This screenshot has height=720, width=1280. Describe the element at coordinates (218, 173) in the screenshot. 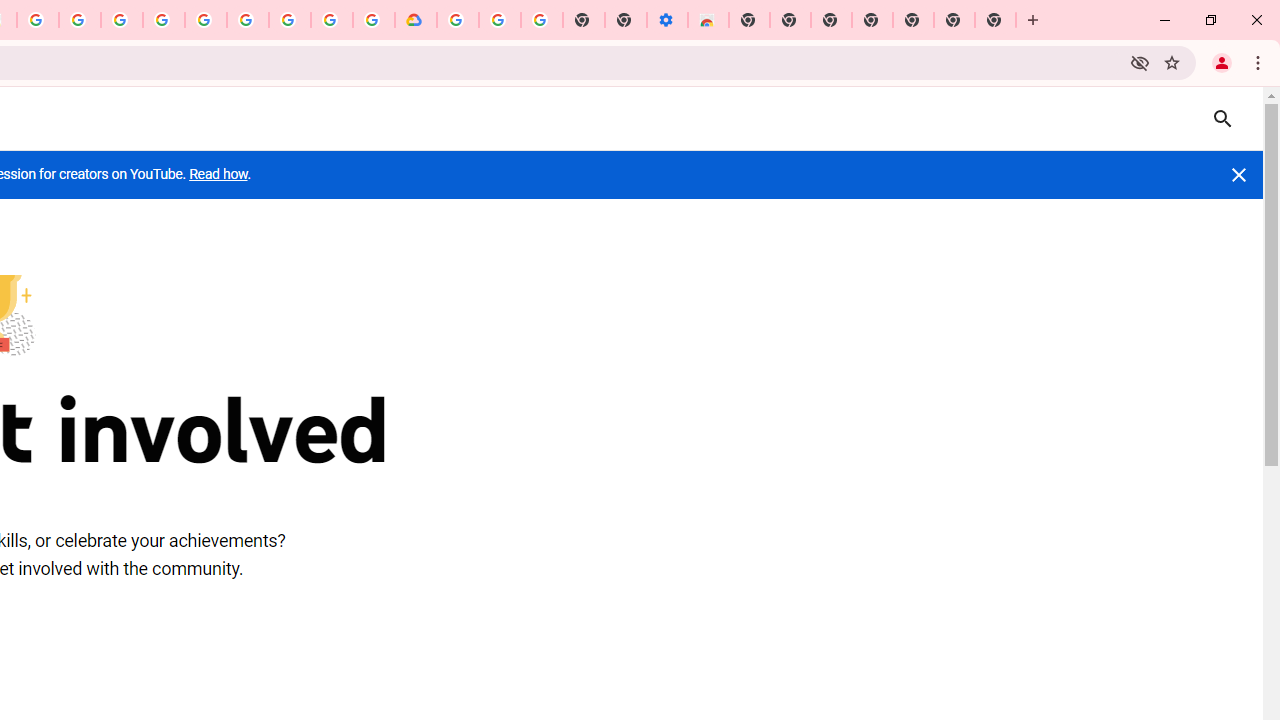

I see `'Read how'` at that location.